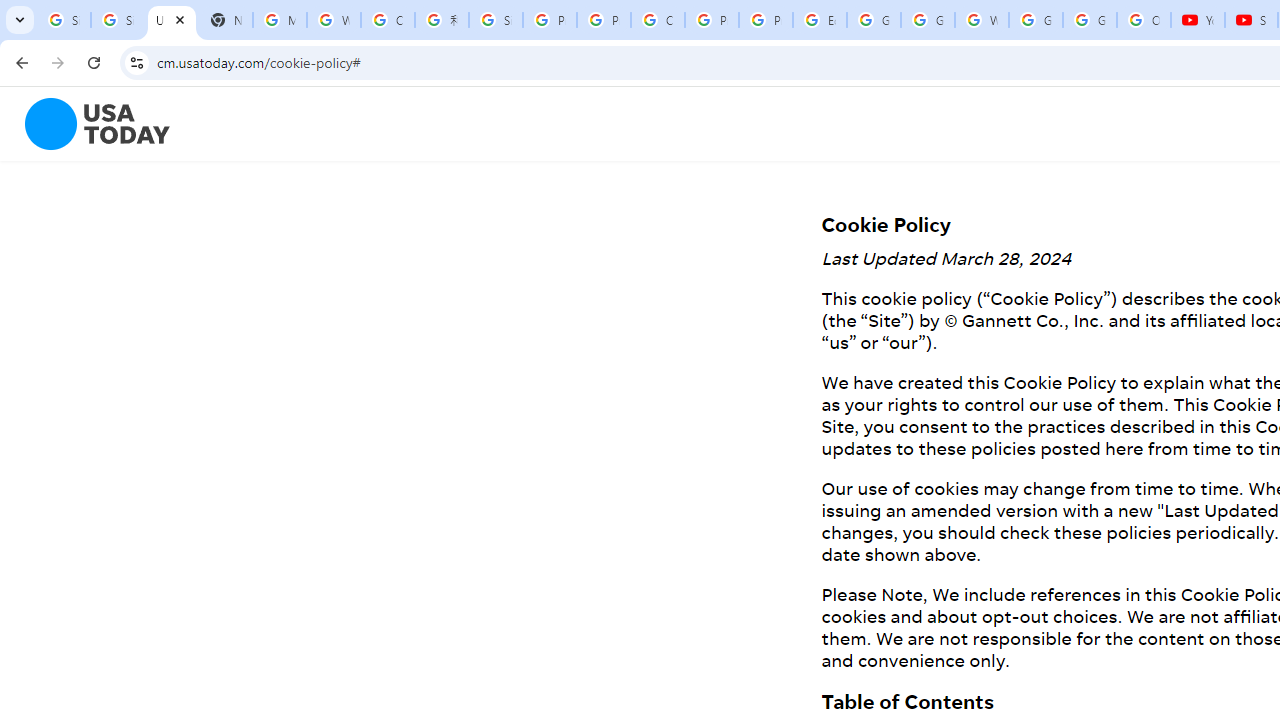  What do you see at coordinates (171, 20) in the screenshot?
I see `'USA TODAY'` at bounding box center [171, 20].